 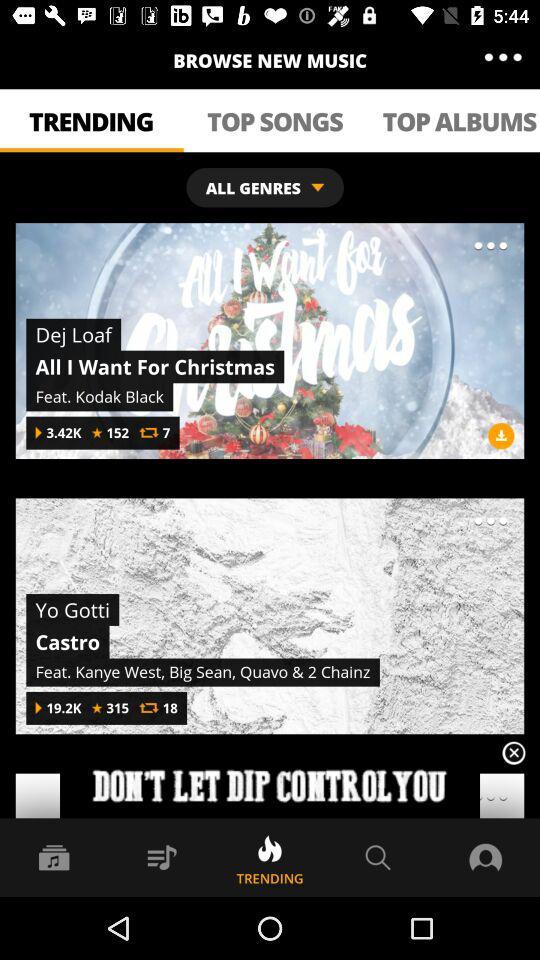 What do you see at coordinates (513, 756) in the screenshot?
I see `the close icon` at bounding box center [513, 756].